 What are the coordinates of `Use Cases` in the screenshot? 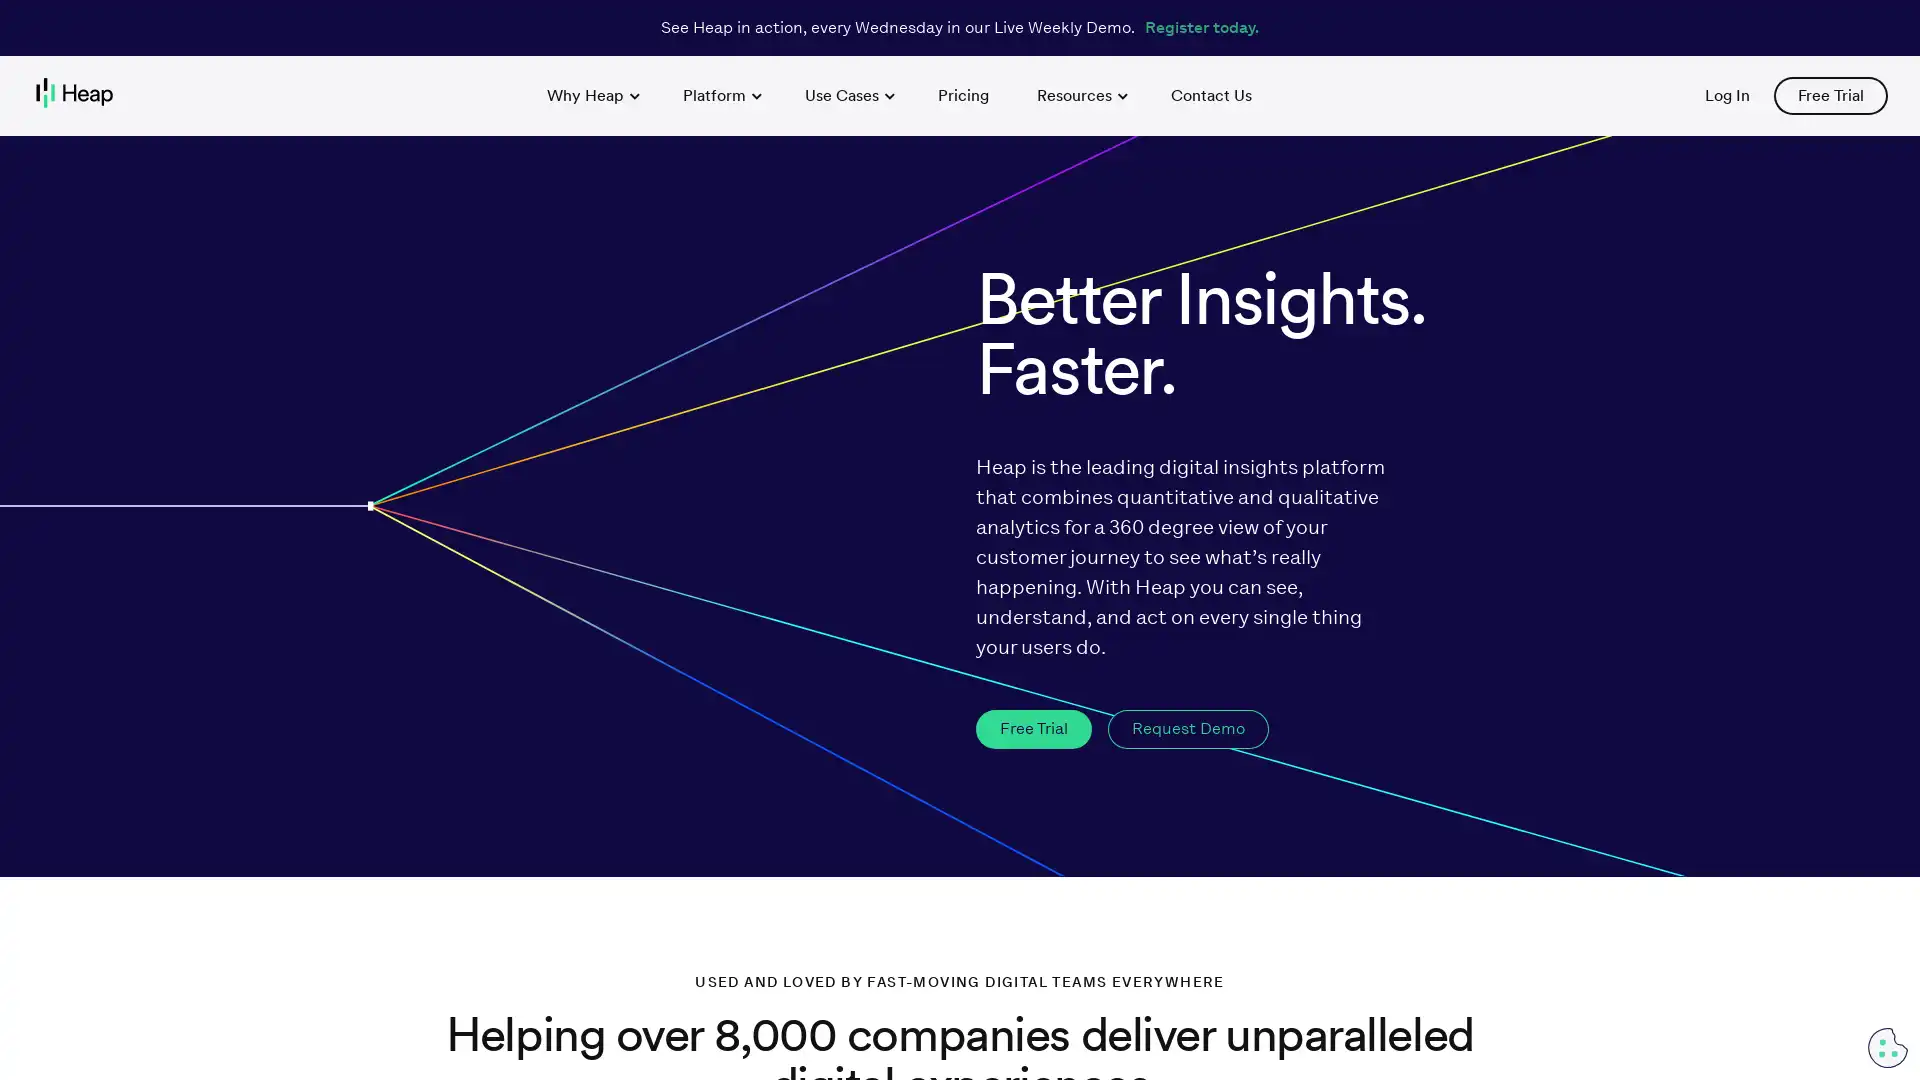 It's located at (846, 96).